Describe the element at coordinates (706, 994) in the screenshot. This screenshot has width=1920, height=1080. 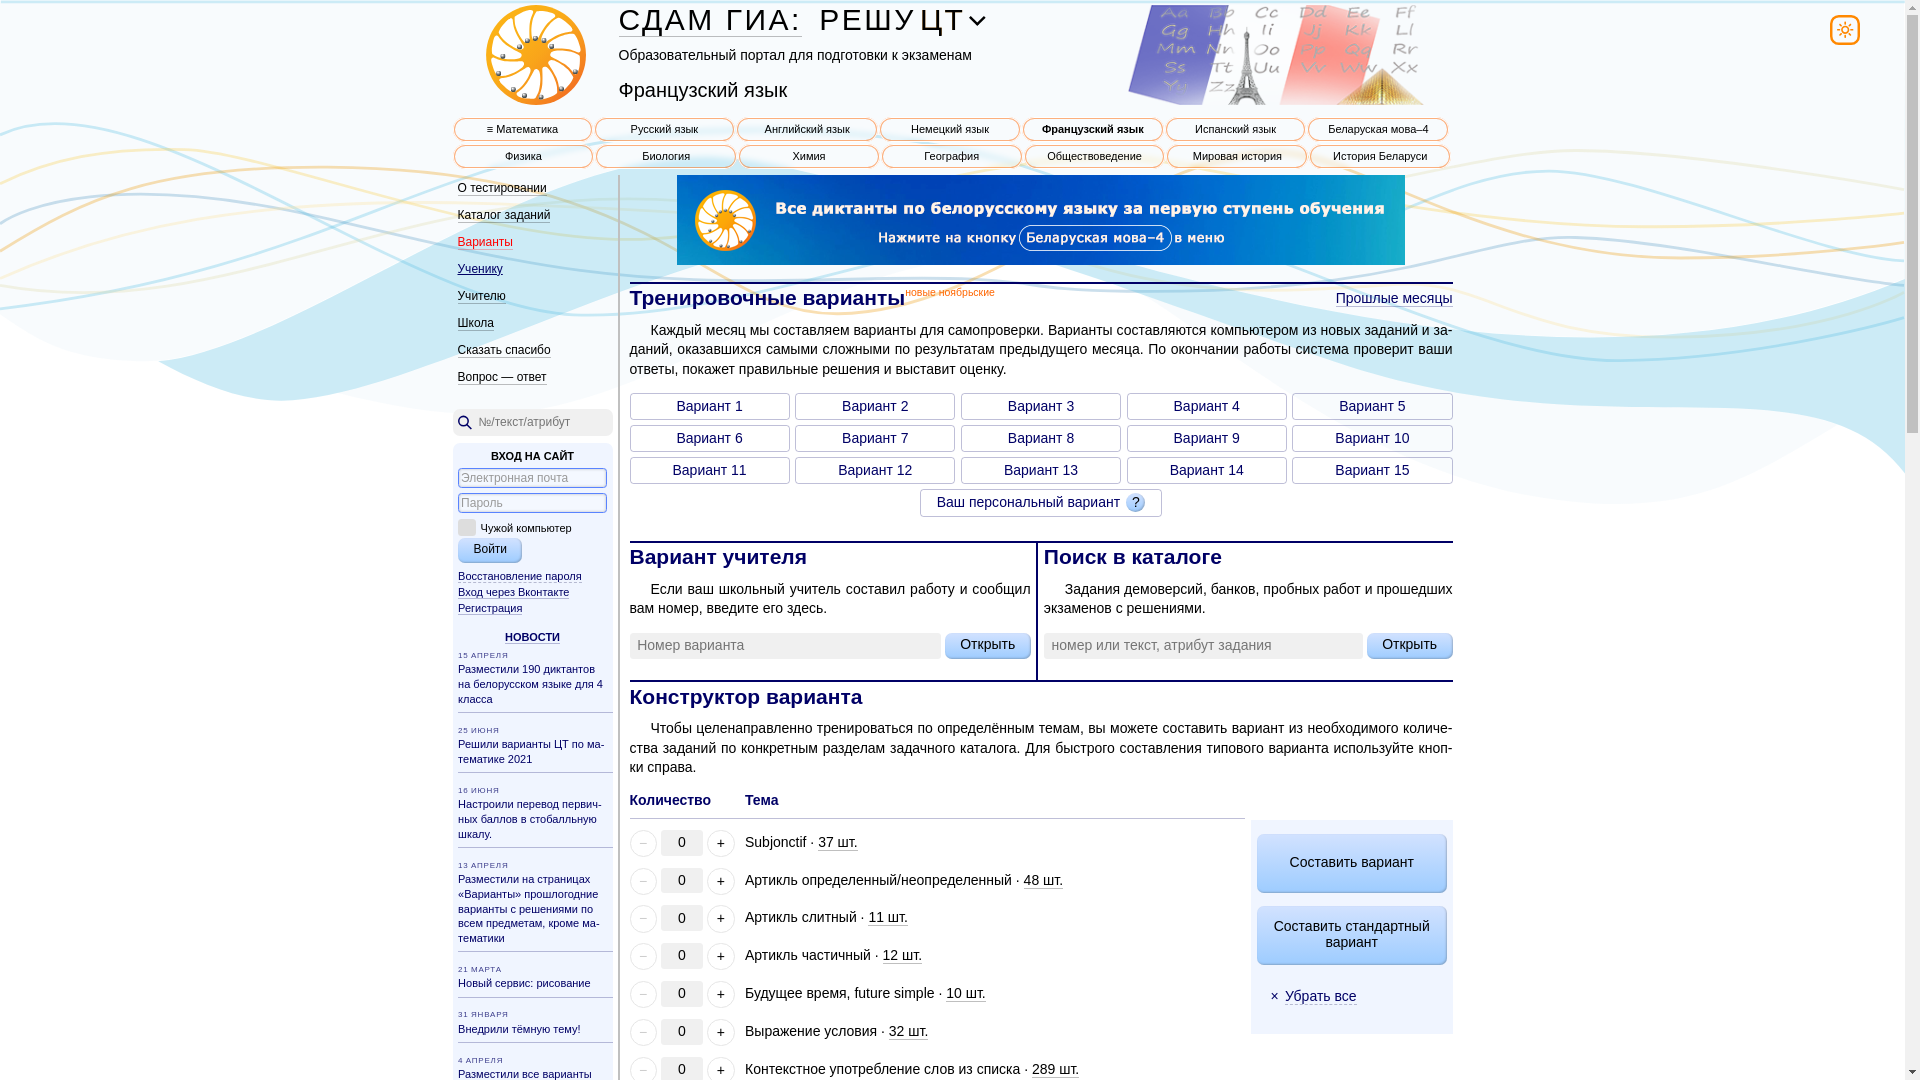
I see `'+'` at that location.